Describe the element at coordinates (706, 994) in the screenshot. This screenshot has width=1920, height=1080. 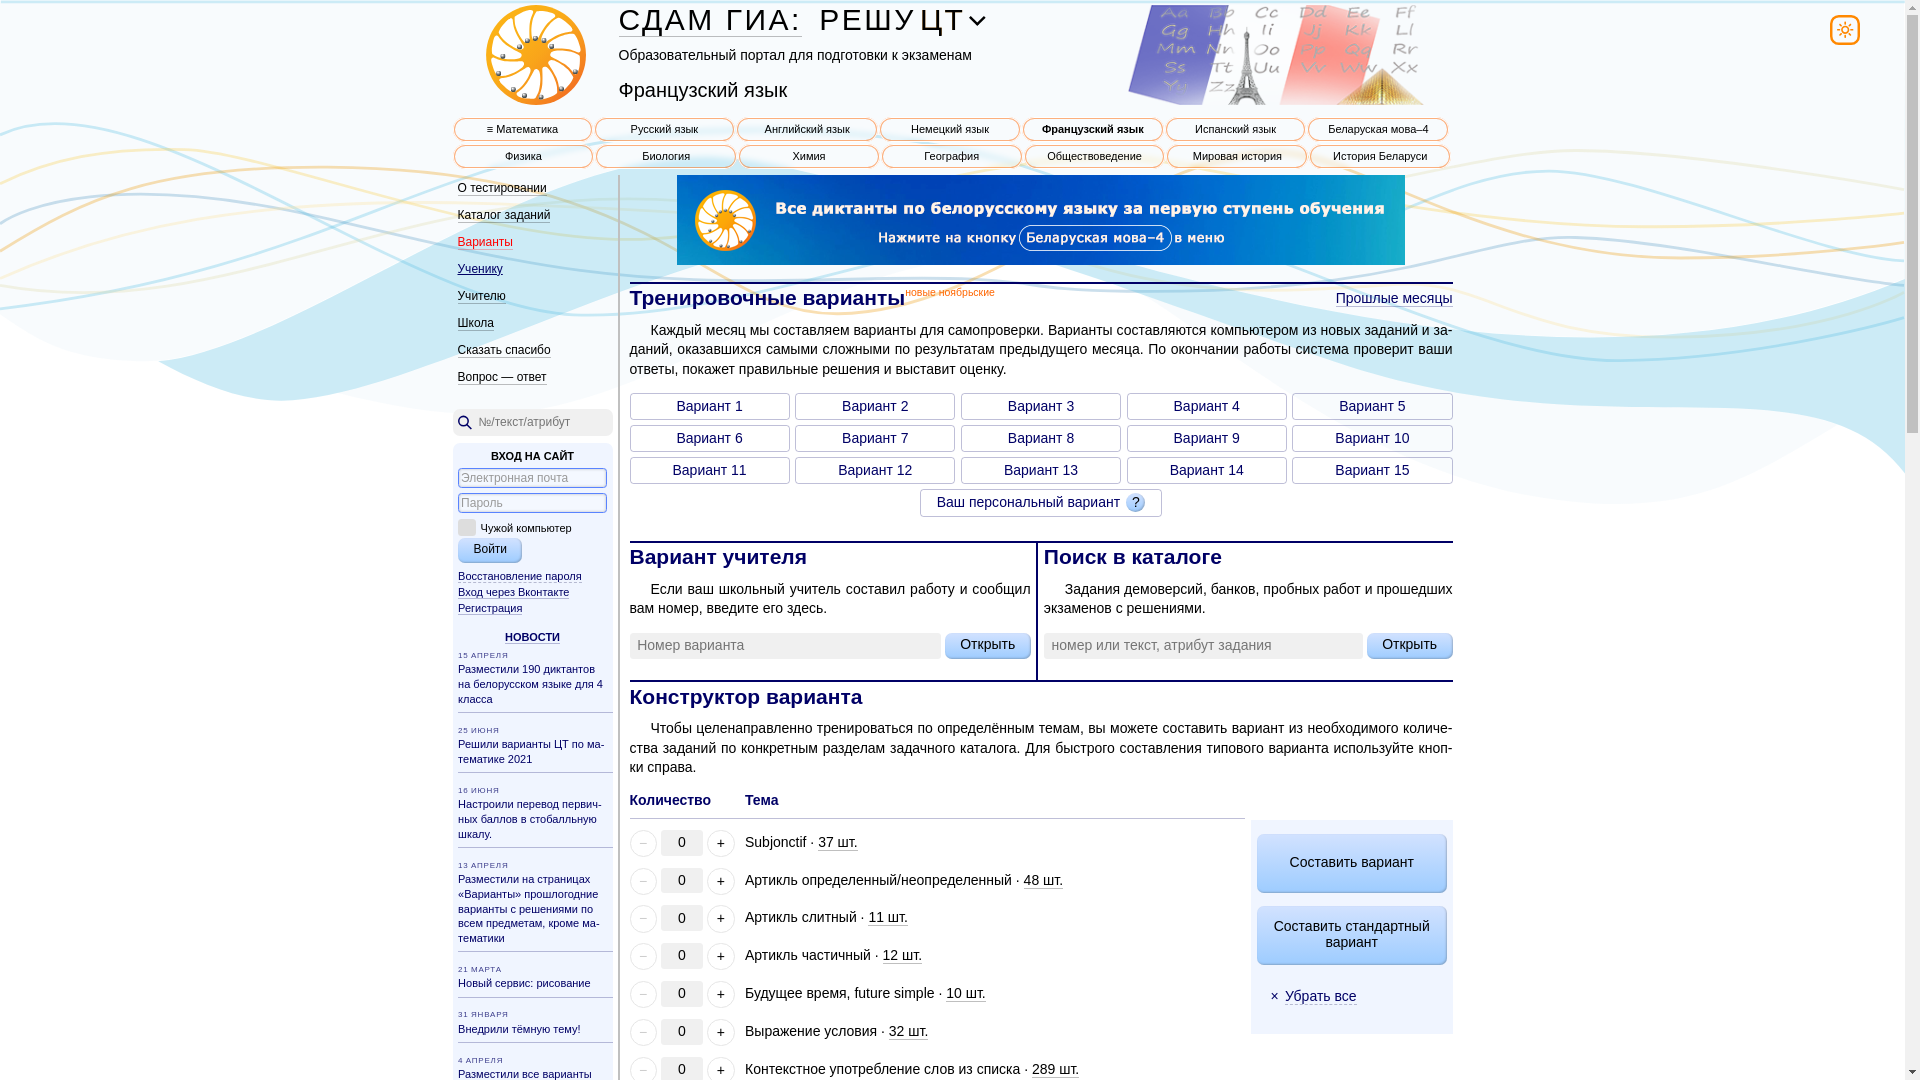
I see `'+'` at that location.